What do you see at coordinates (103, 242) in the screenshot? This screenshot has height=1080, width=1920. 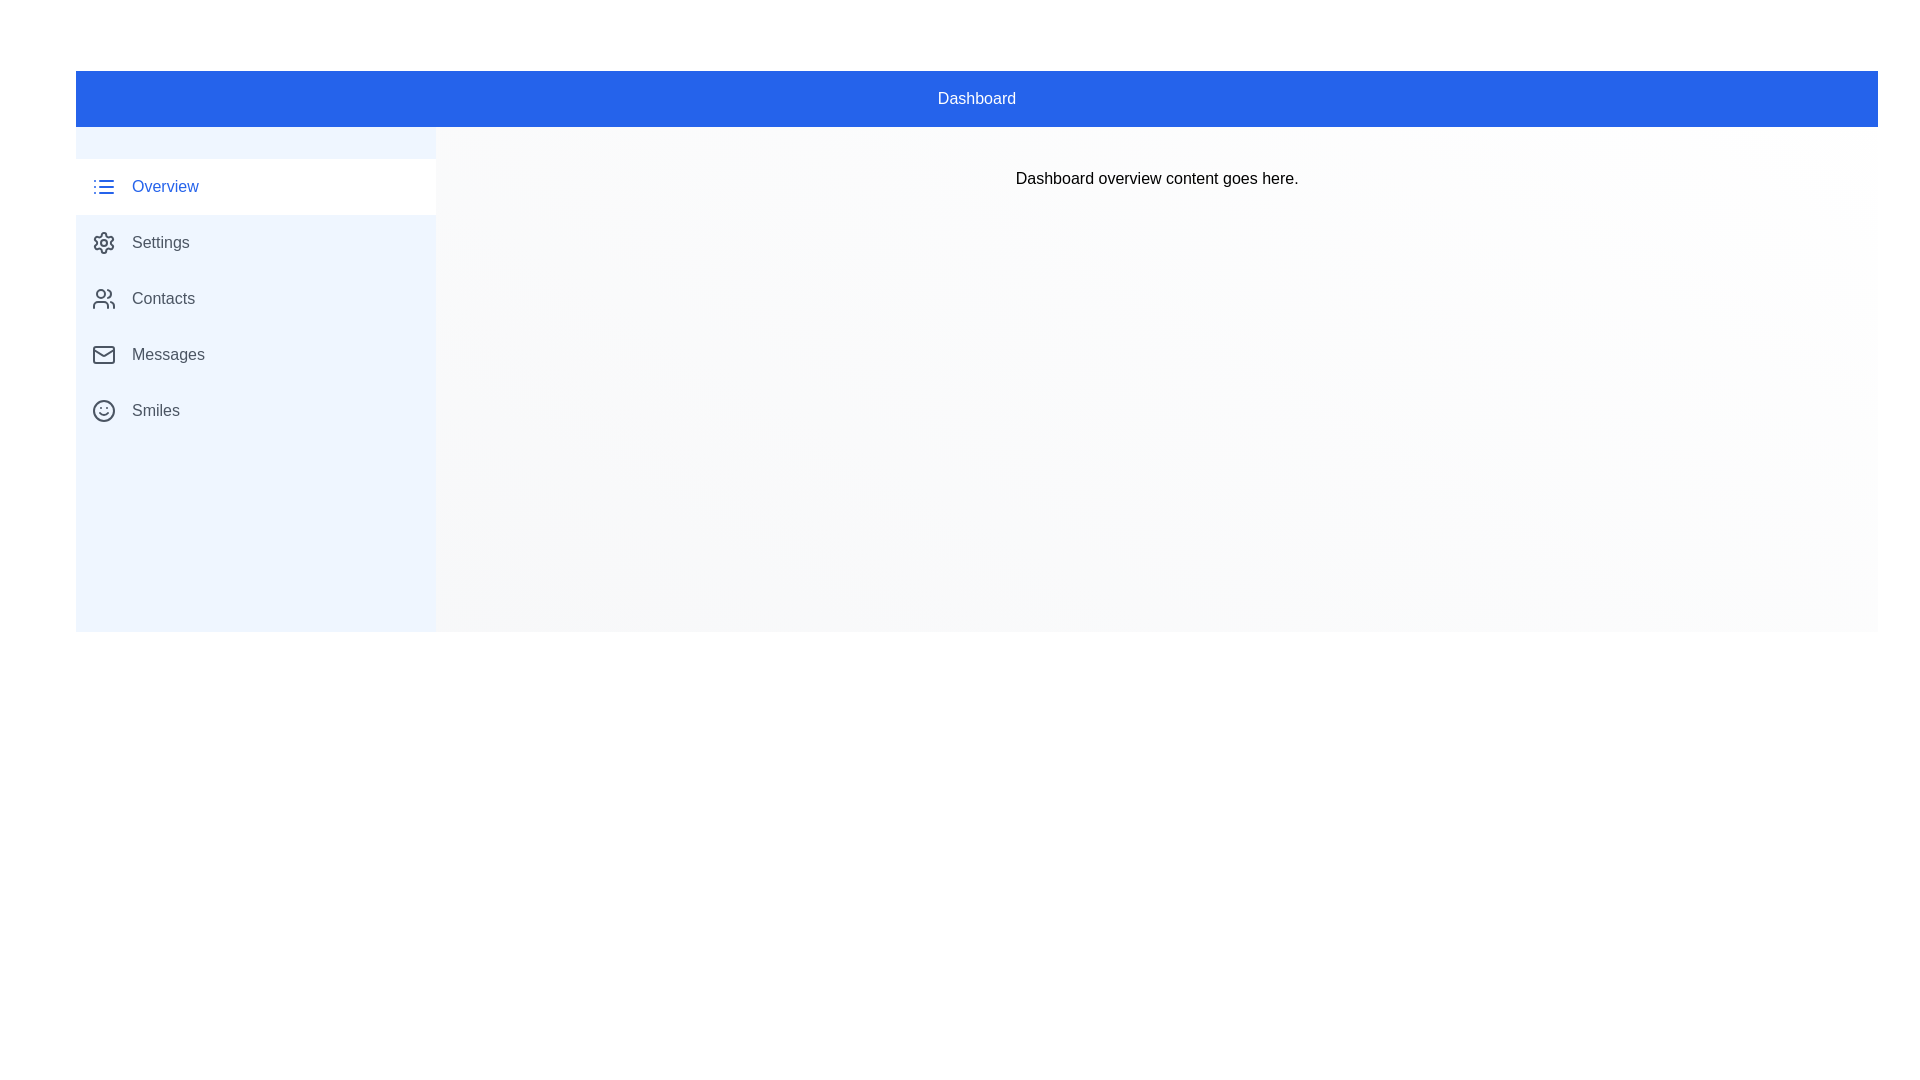 I see `the settings menu icon located in the sidebar navigation menu` at bounding box center [103, 242].